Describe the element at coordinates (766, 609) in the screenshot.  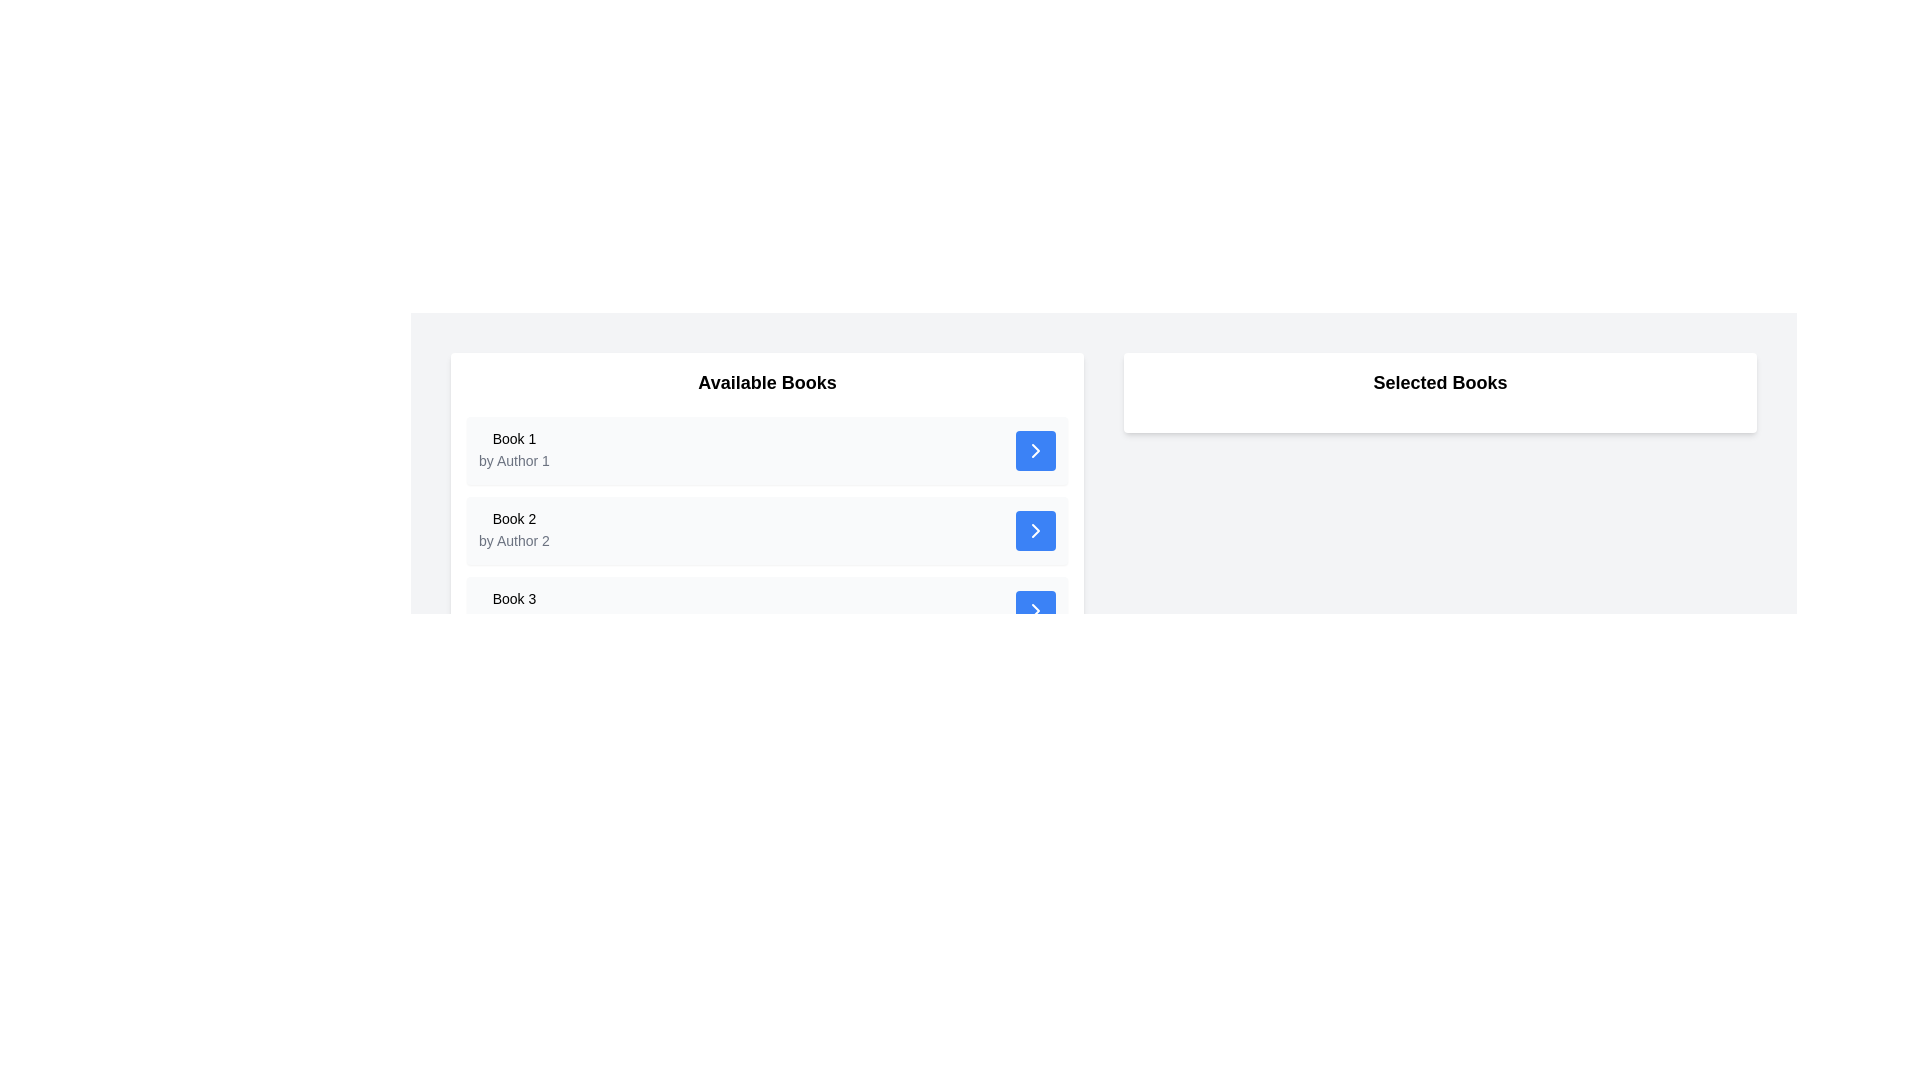
I see `the third item in the list of 'Available Books'` at that location.